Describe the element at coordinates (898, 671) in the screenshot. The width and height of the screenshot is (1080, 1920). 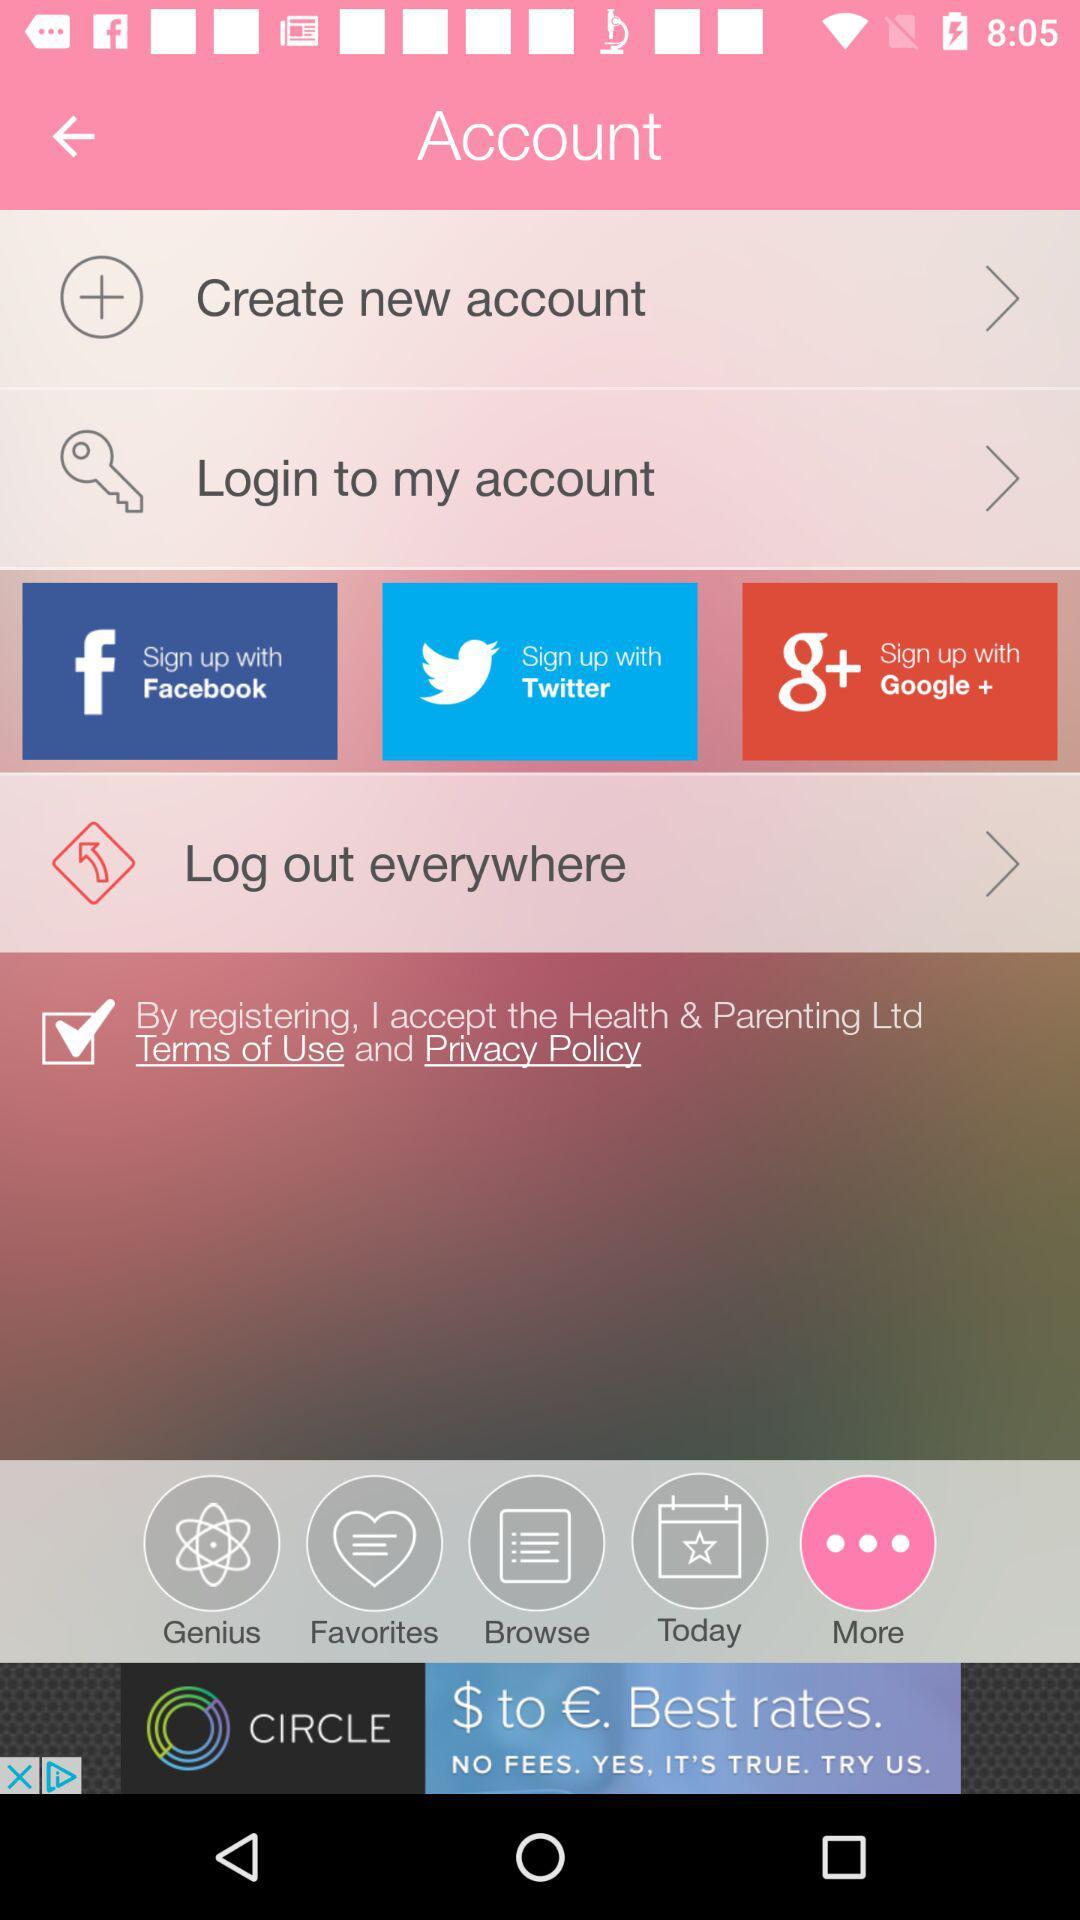
I see `this option google plus` at that location.